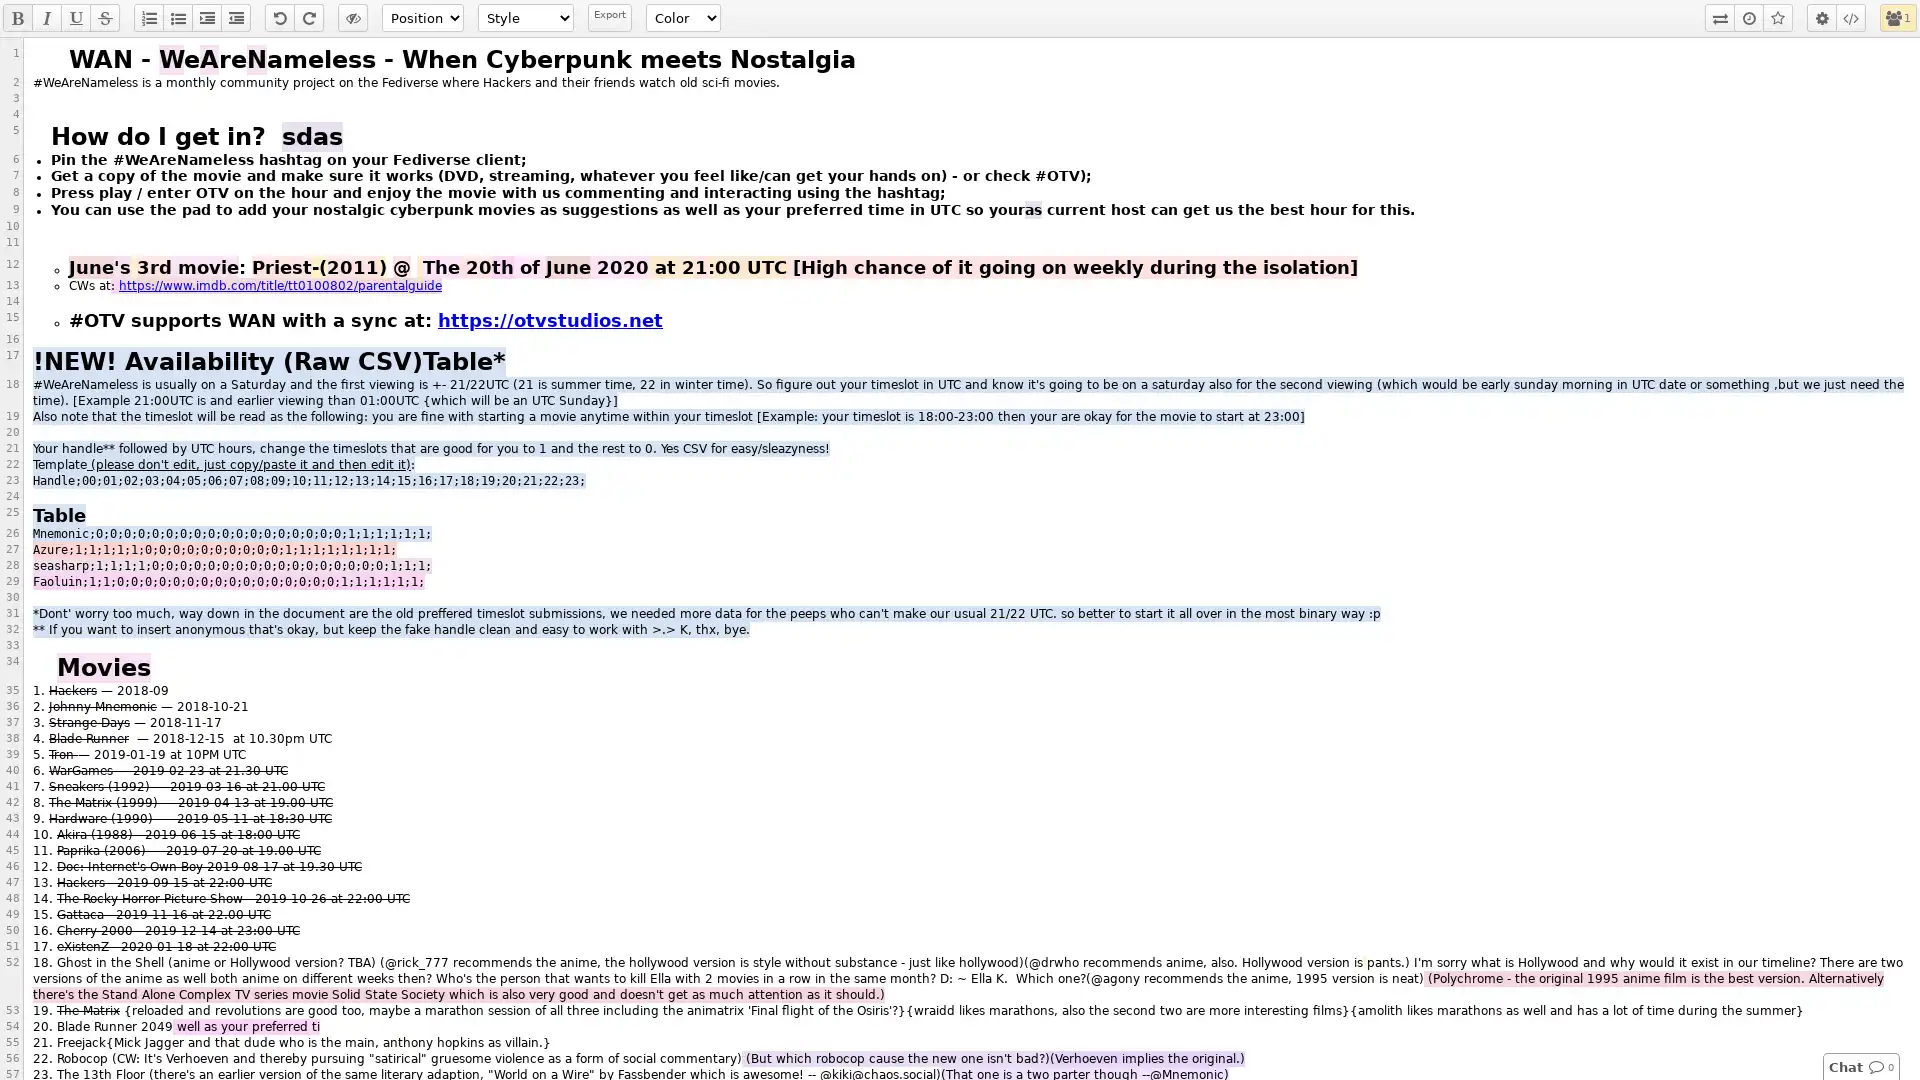  I want to click on Save Revision, so click(1777, 18).